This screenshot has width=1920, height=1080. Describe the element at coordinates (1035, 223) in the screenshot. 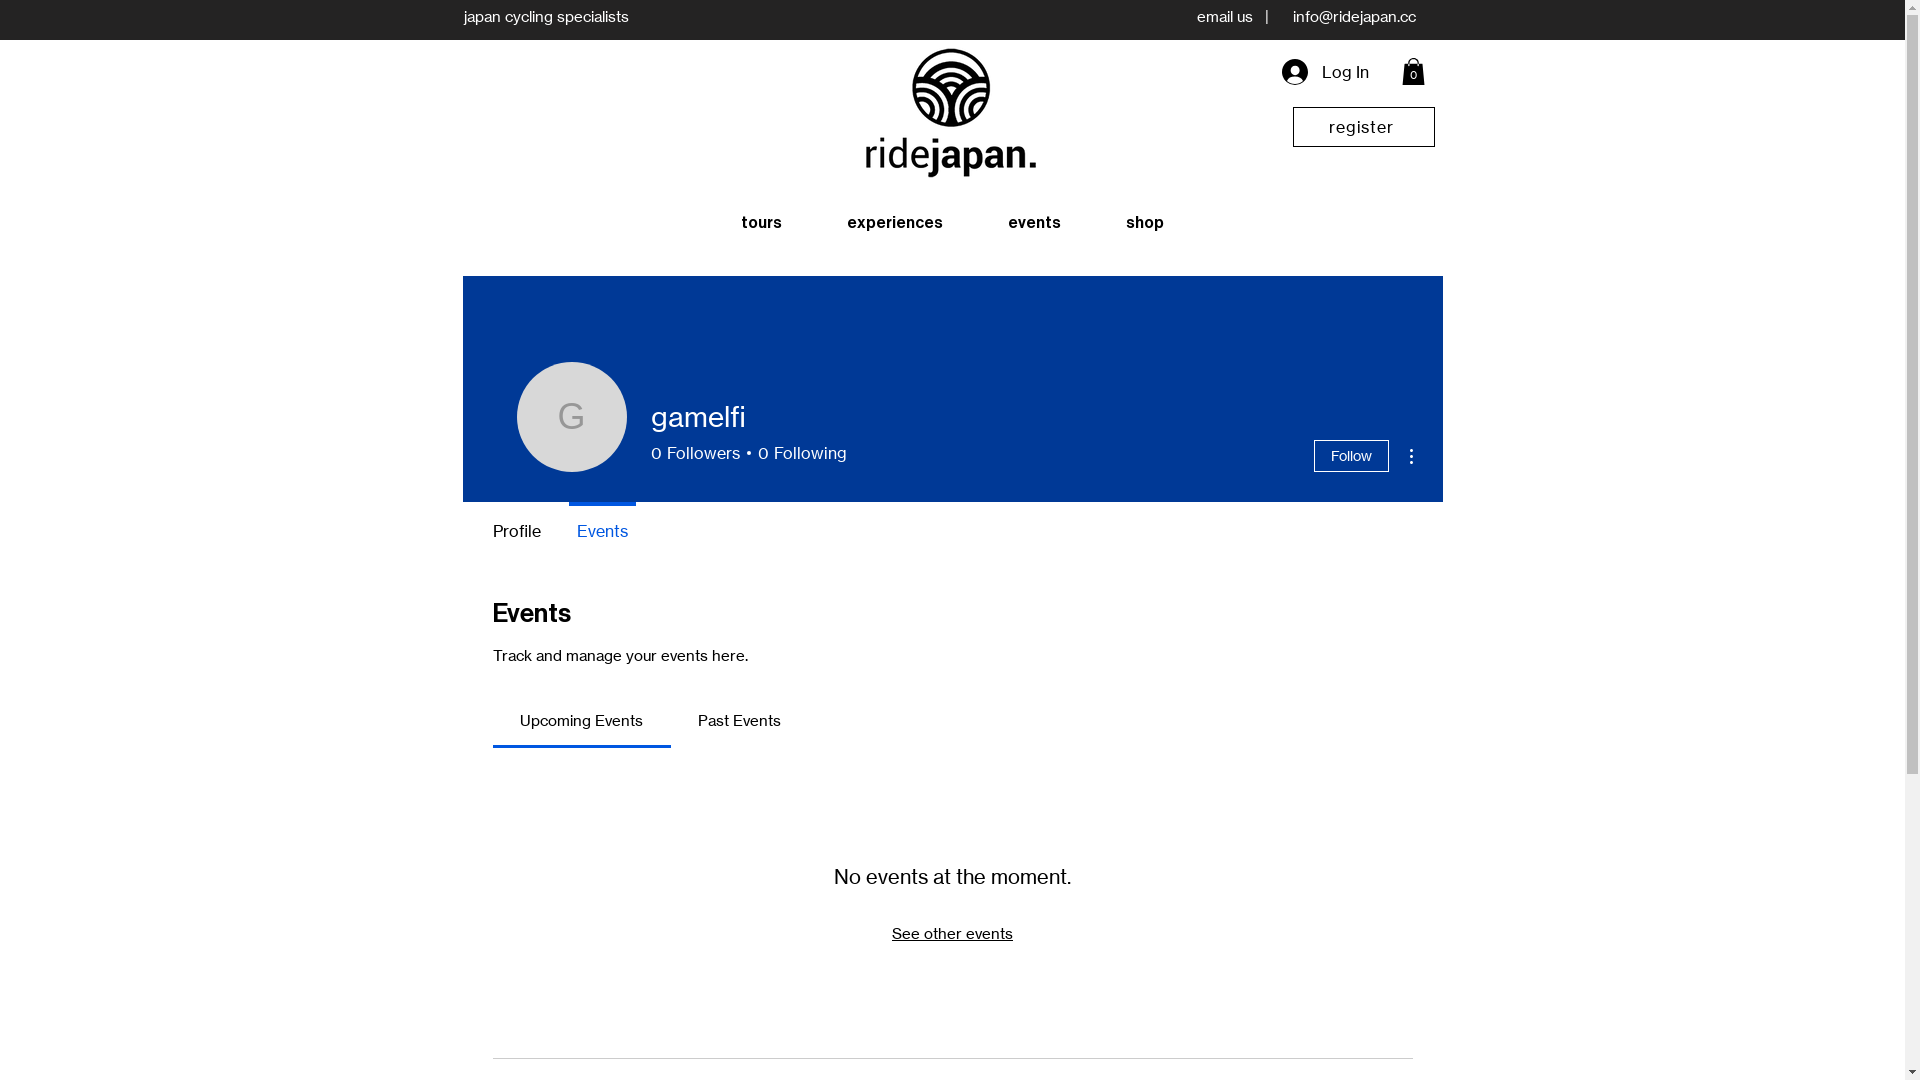

I see `'events'` at that location.